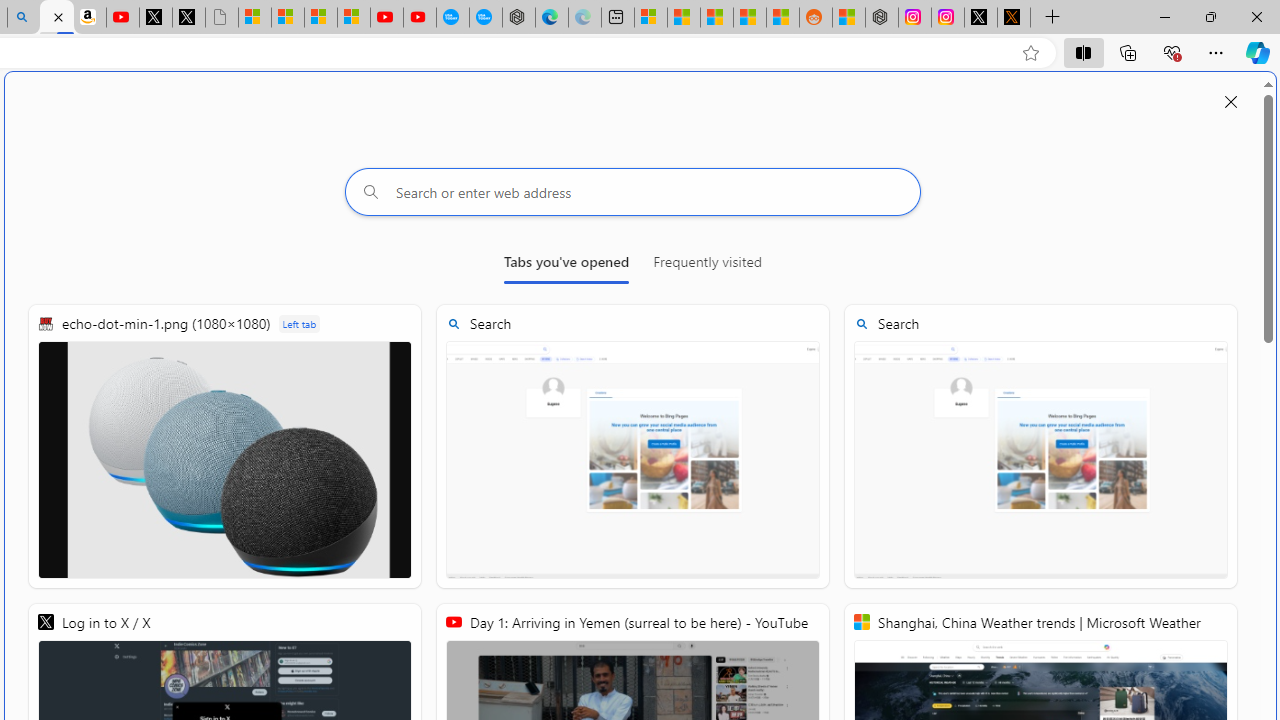  I want to click on 'Copilot (Ctrl+Shift+.)', so click(1257, 51).